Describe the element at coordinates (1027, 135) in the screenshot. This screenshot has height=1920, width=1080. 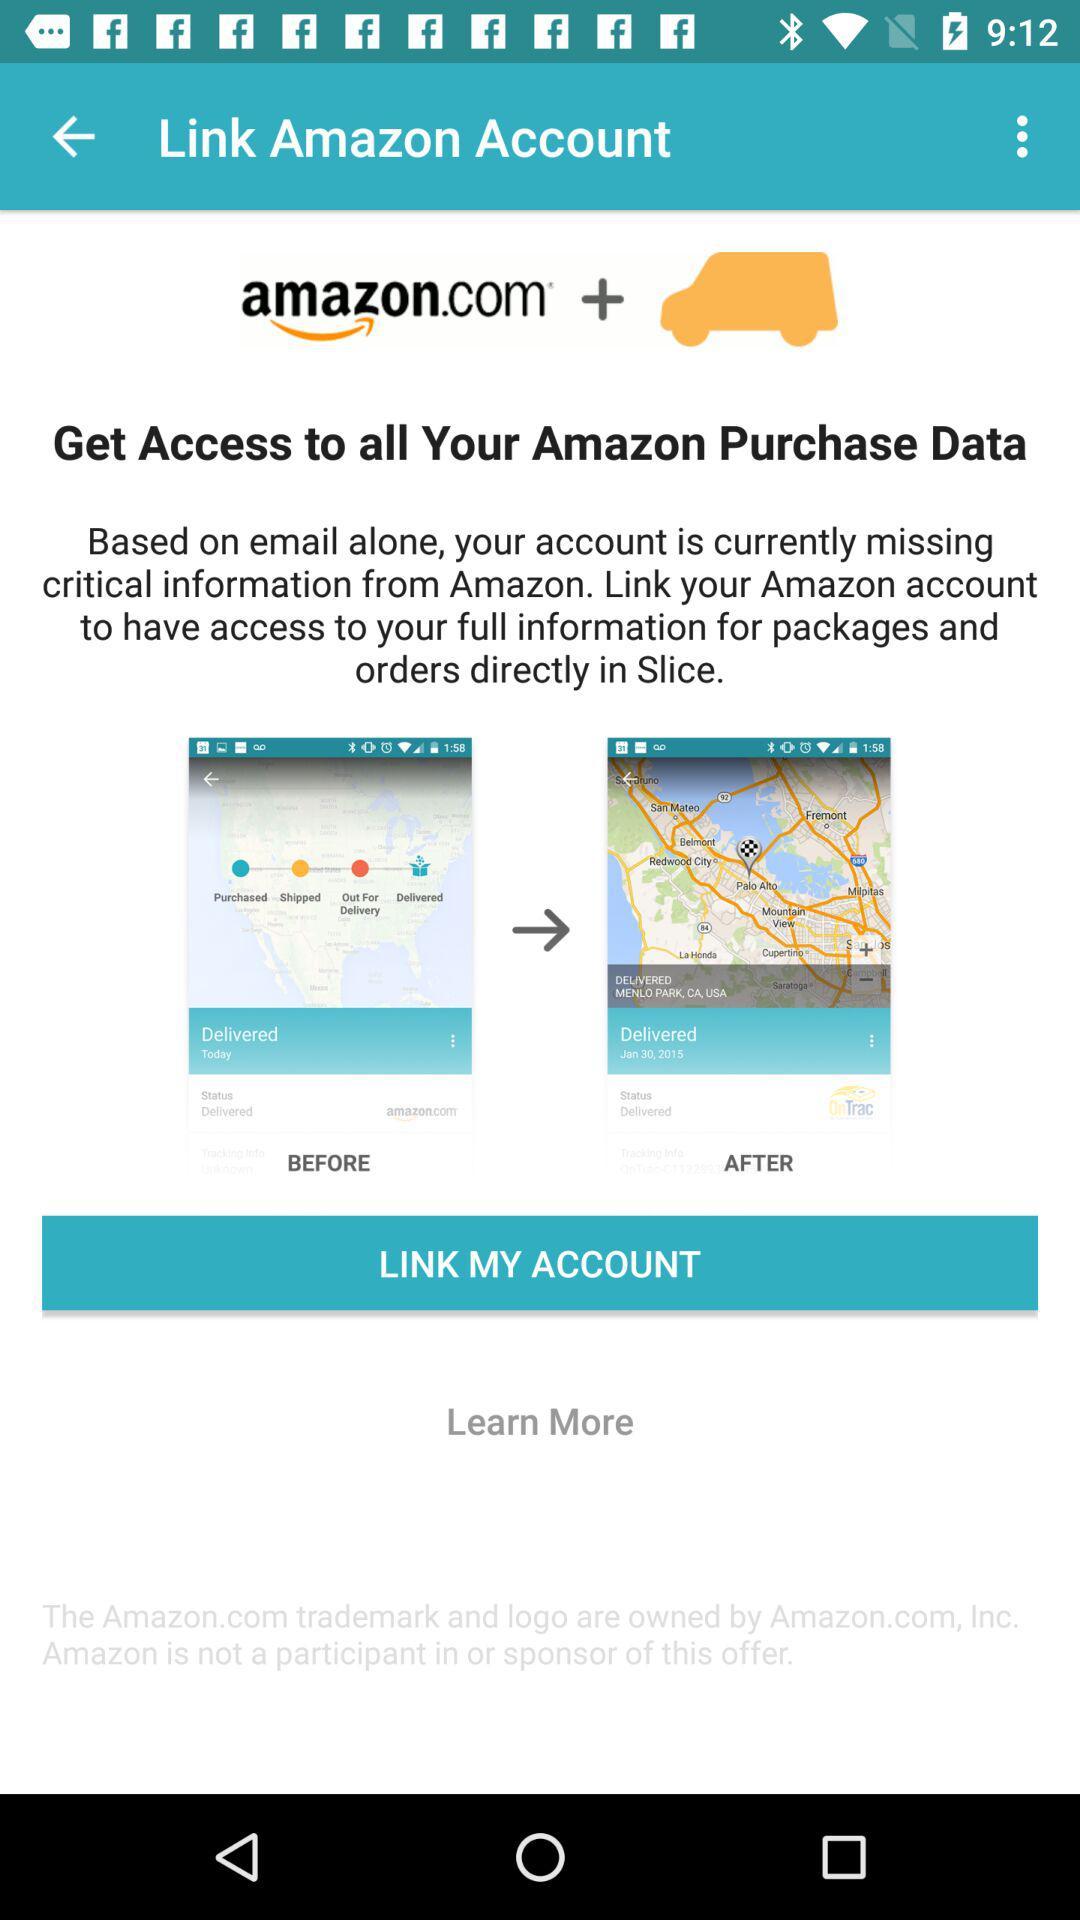
I see `icon above get access to` at that location.